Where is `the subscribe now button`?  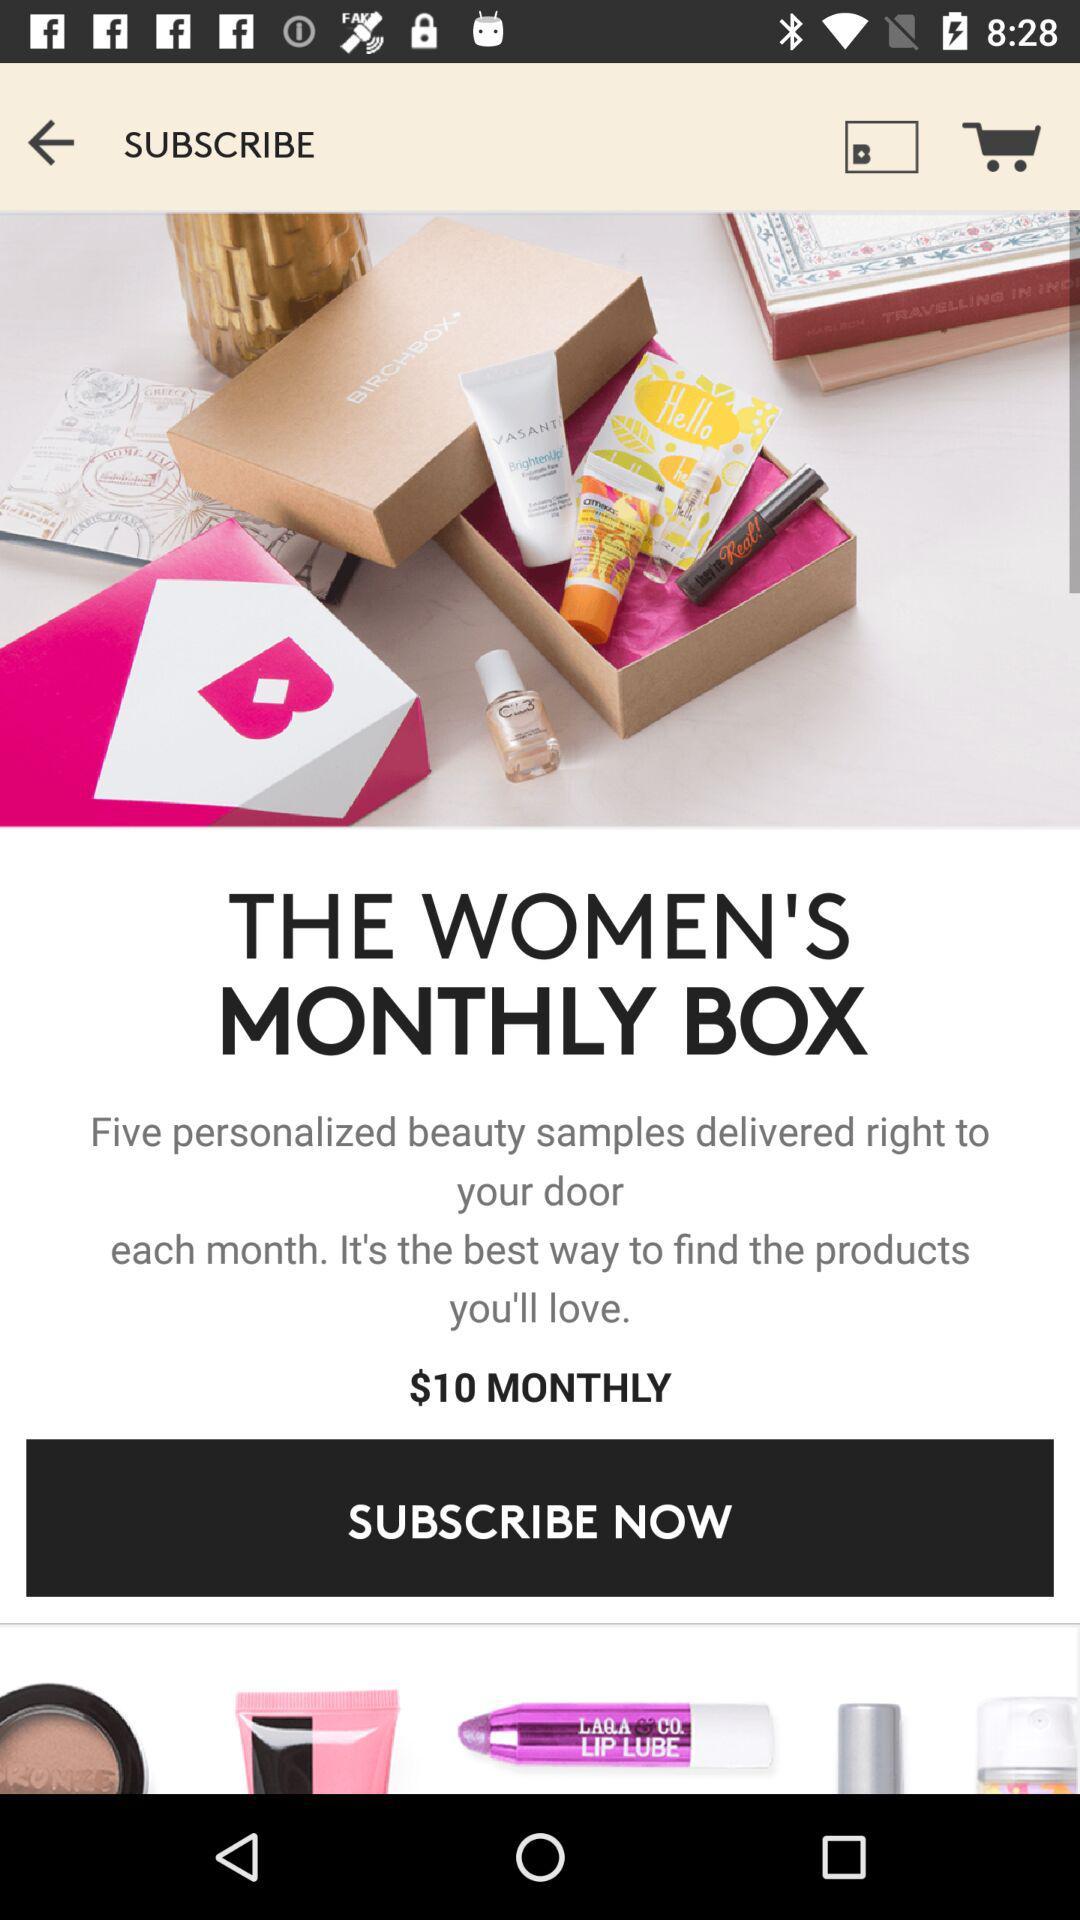
the subscribe now button is located at coordinates (540, 1517).